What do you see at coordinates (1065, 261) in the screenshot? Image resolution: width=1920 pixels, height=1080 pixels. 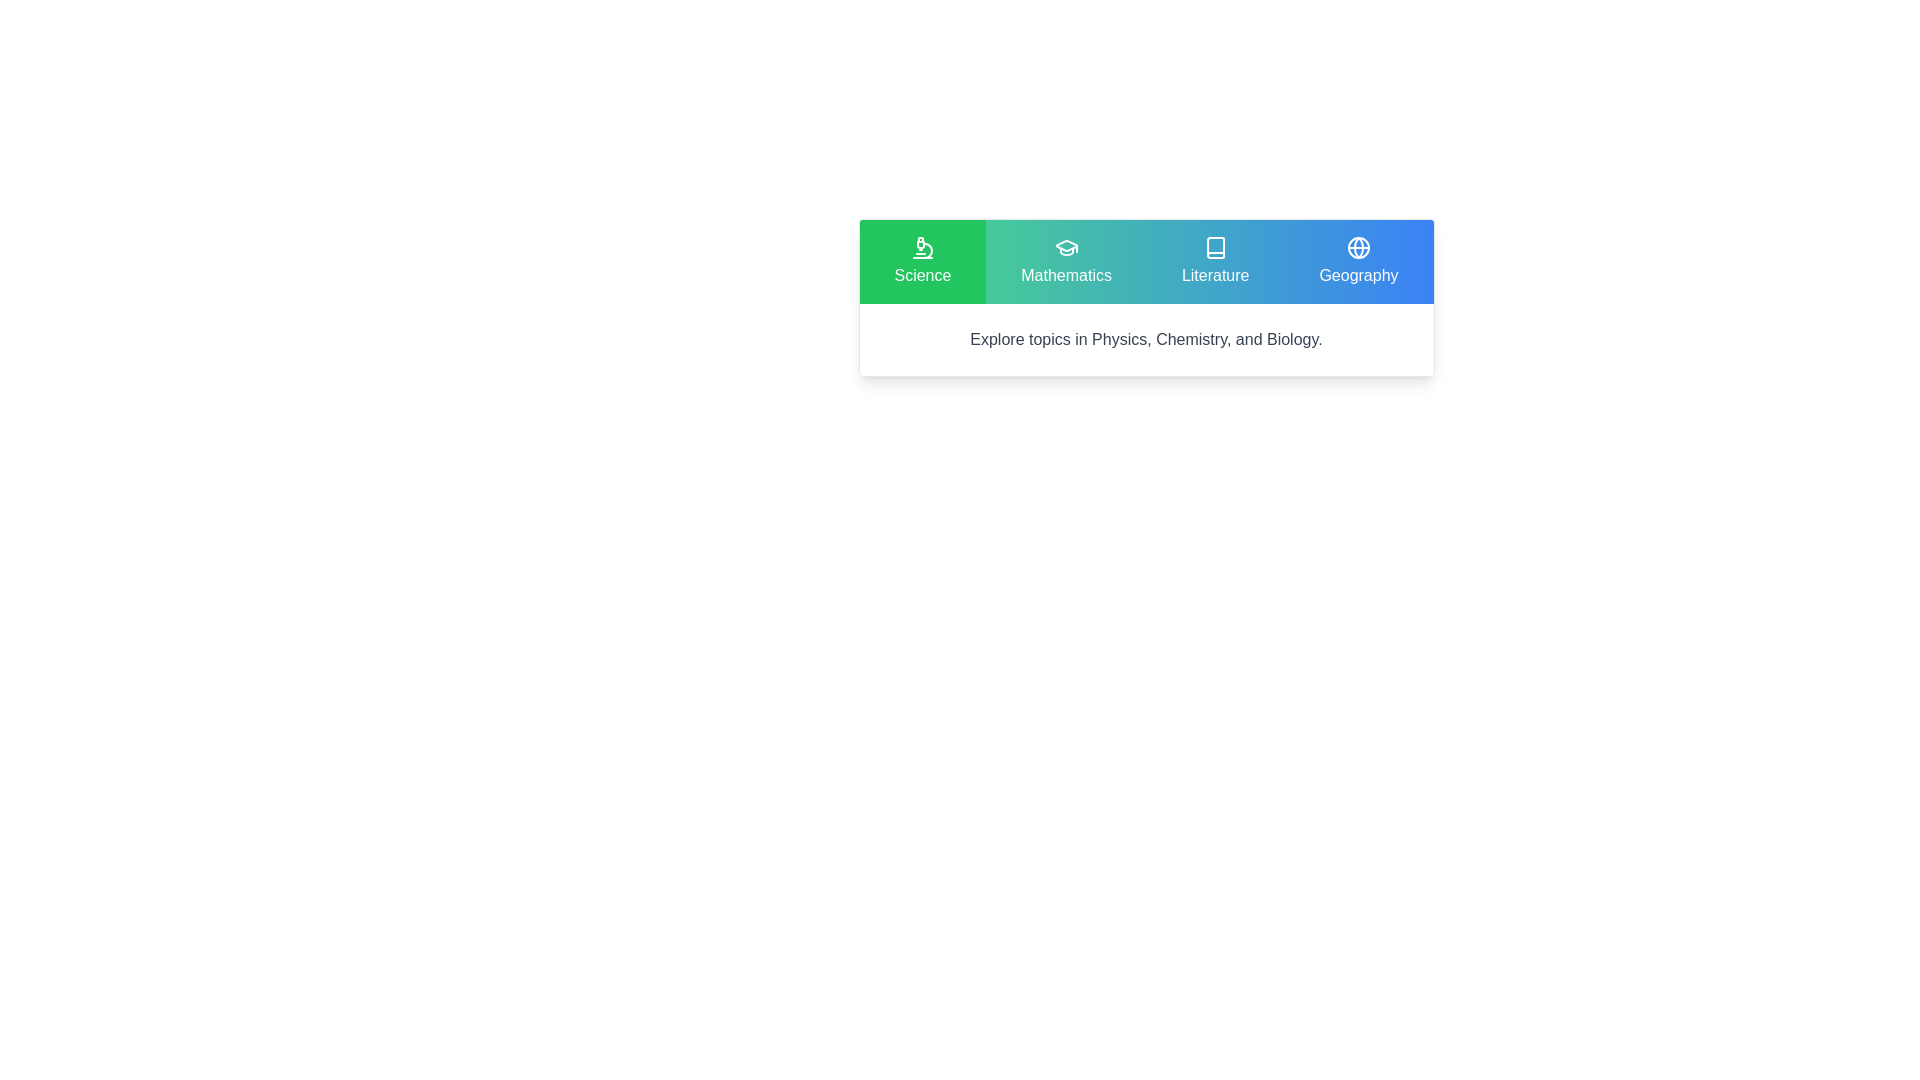 I see `the Mathematics button, which is the second tab in a row of four tabs, located between the Science and Literature tabs at the top center of the interface to trigger hover effects` at bounding box center [1065, 261].